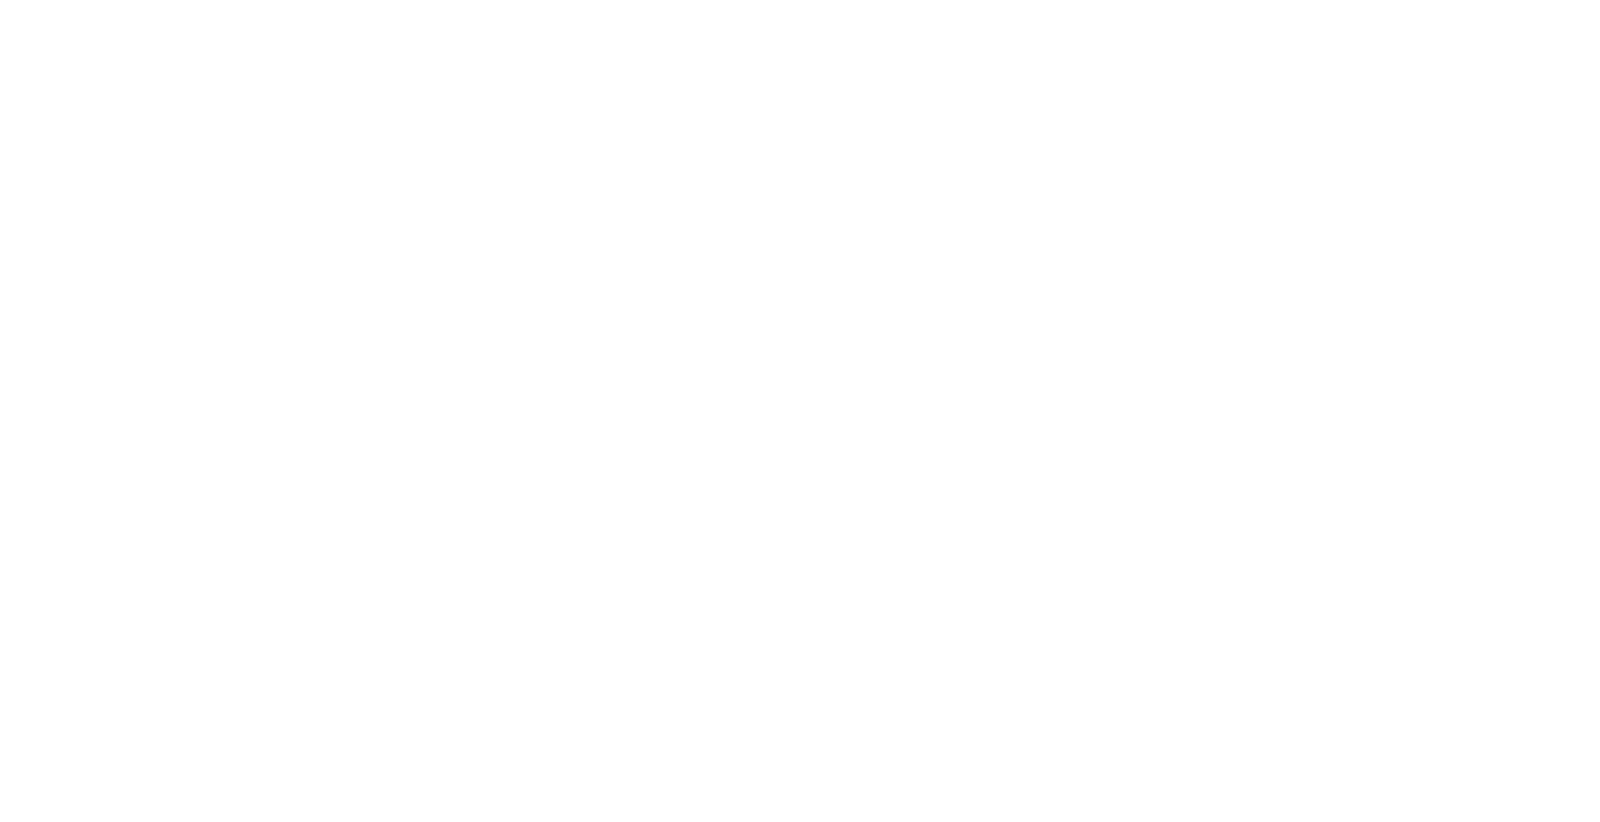  Describe the element at coordinates (641, 326) in the screenshot. I see `'23115
				Leonard Hall Drive, #653'` at that location.